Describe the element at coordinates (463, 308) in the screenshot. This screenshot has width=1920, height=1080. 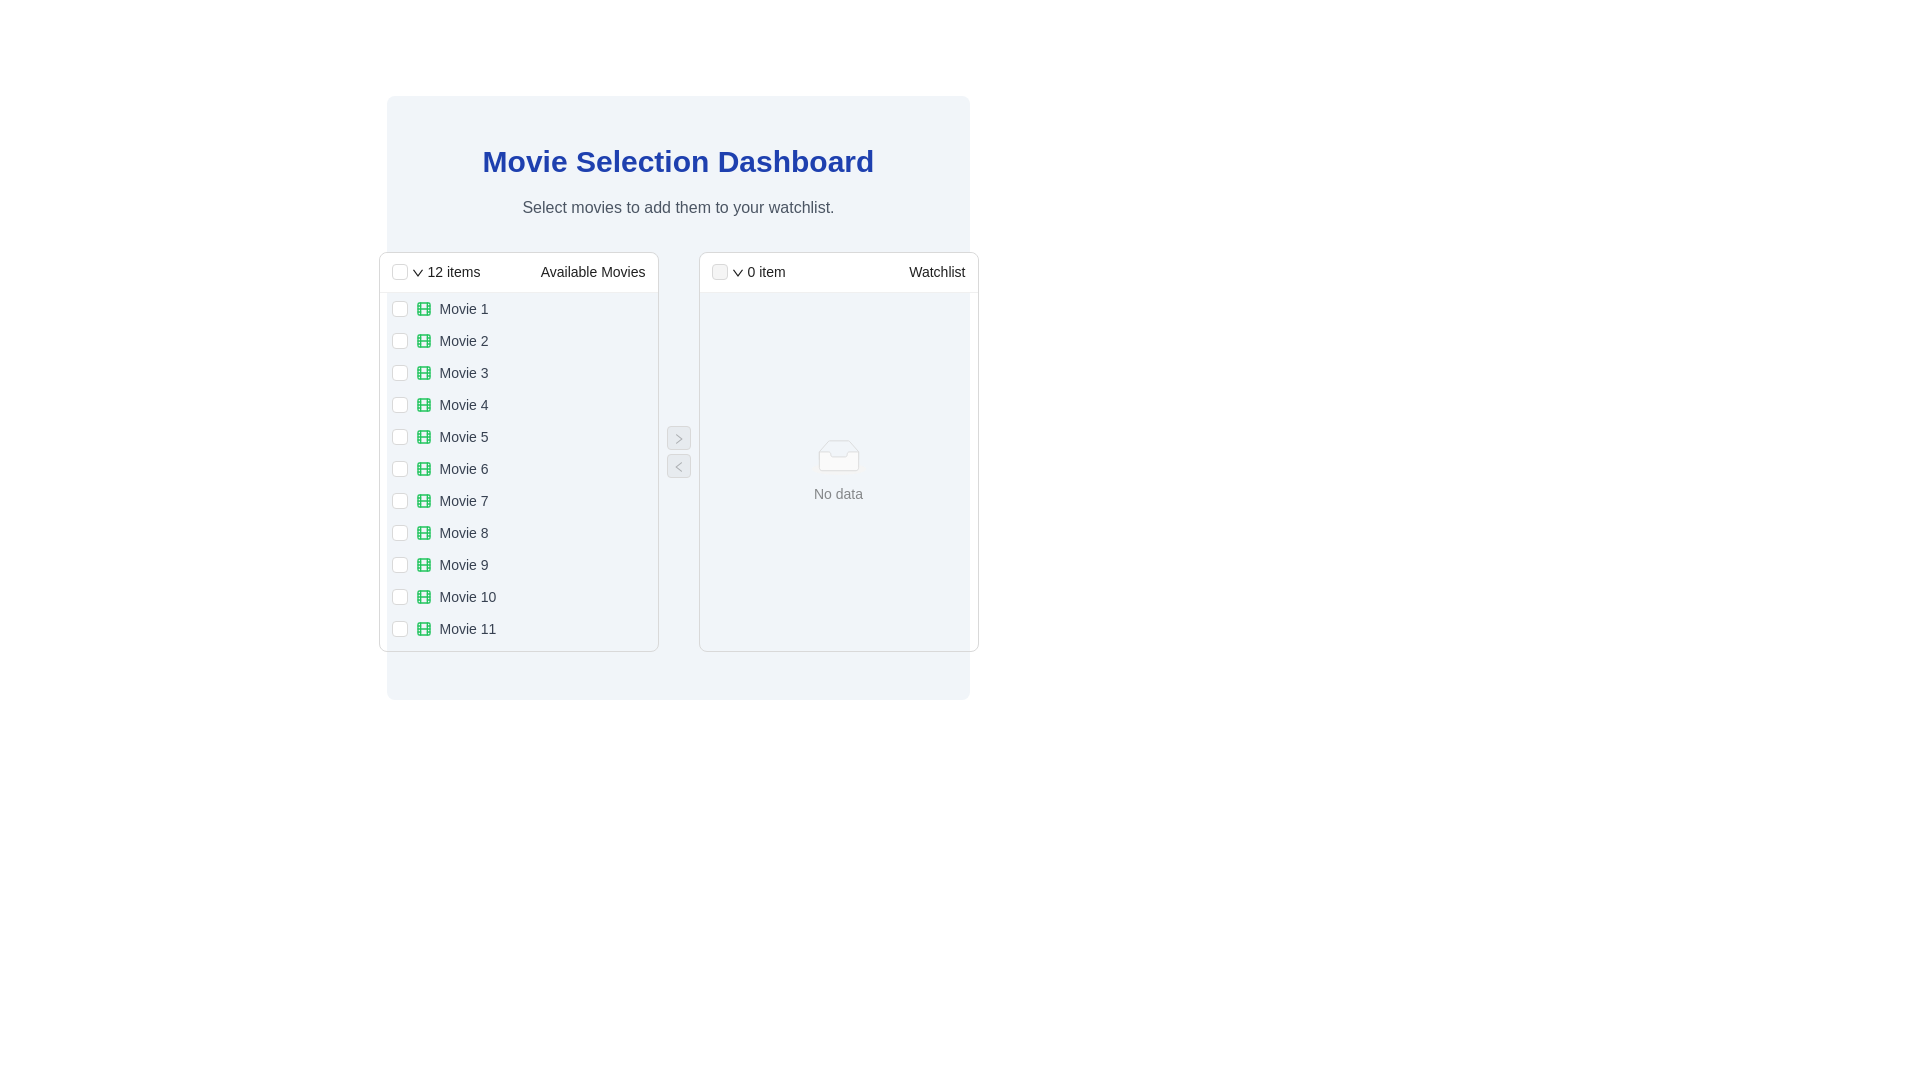
I see `text of the 'Movie 1' label, which is the first entry in the 'Available Movies' section, styled with a simple sans-serif font` at that location.